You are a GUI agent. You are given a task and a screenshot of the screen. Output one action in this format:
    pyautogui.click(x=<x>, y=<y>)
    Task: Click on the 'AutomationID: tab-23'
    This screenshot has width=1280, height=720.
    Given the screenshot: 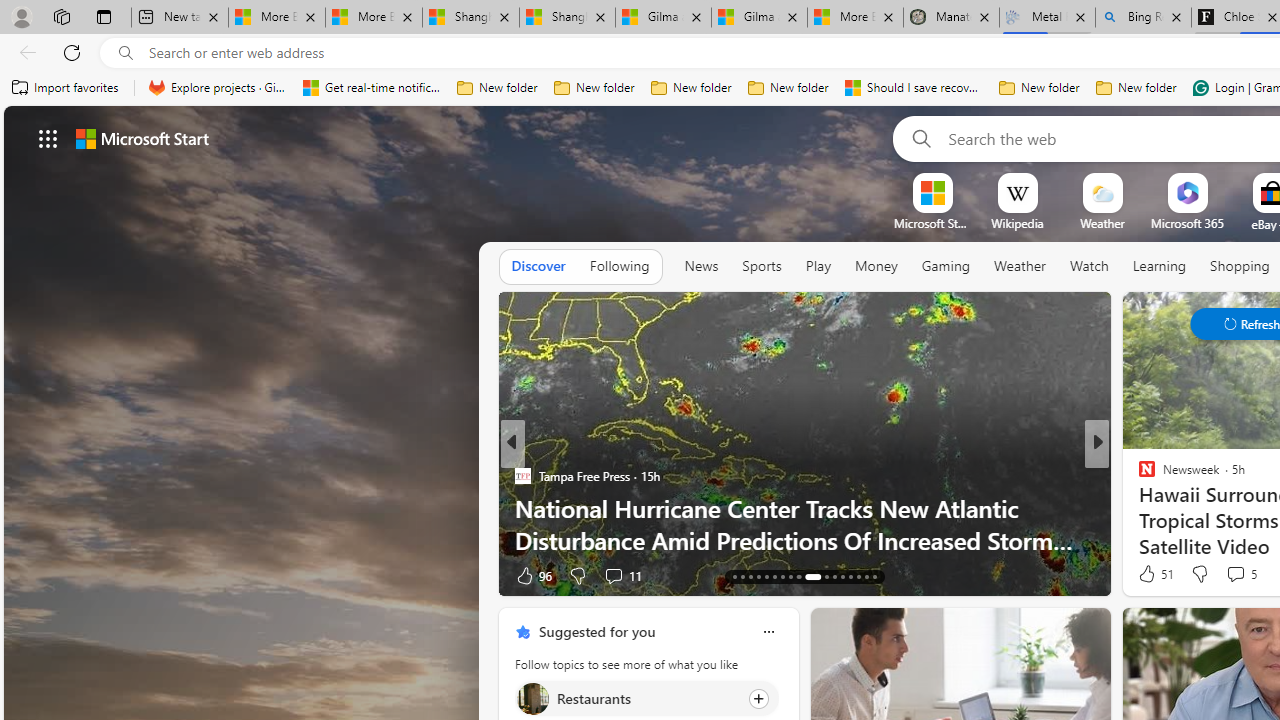 What is the action you would take?
    pyautogui.click(x=781, y=577)
    